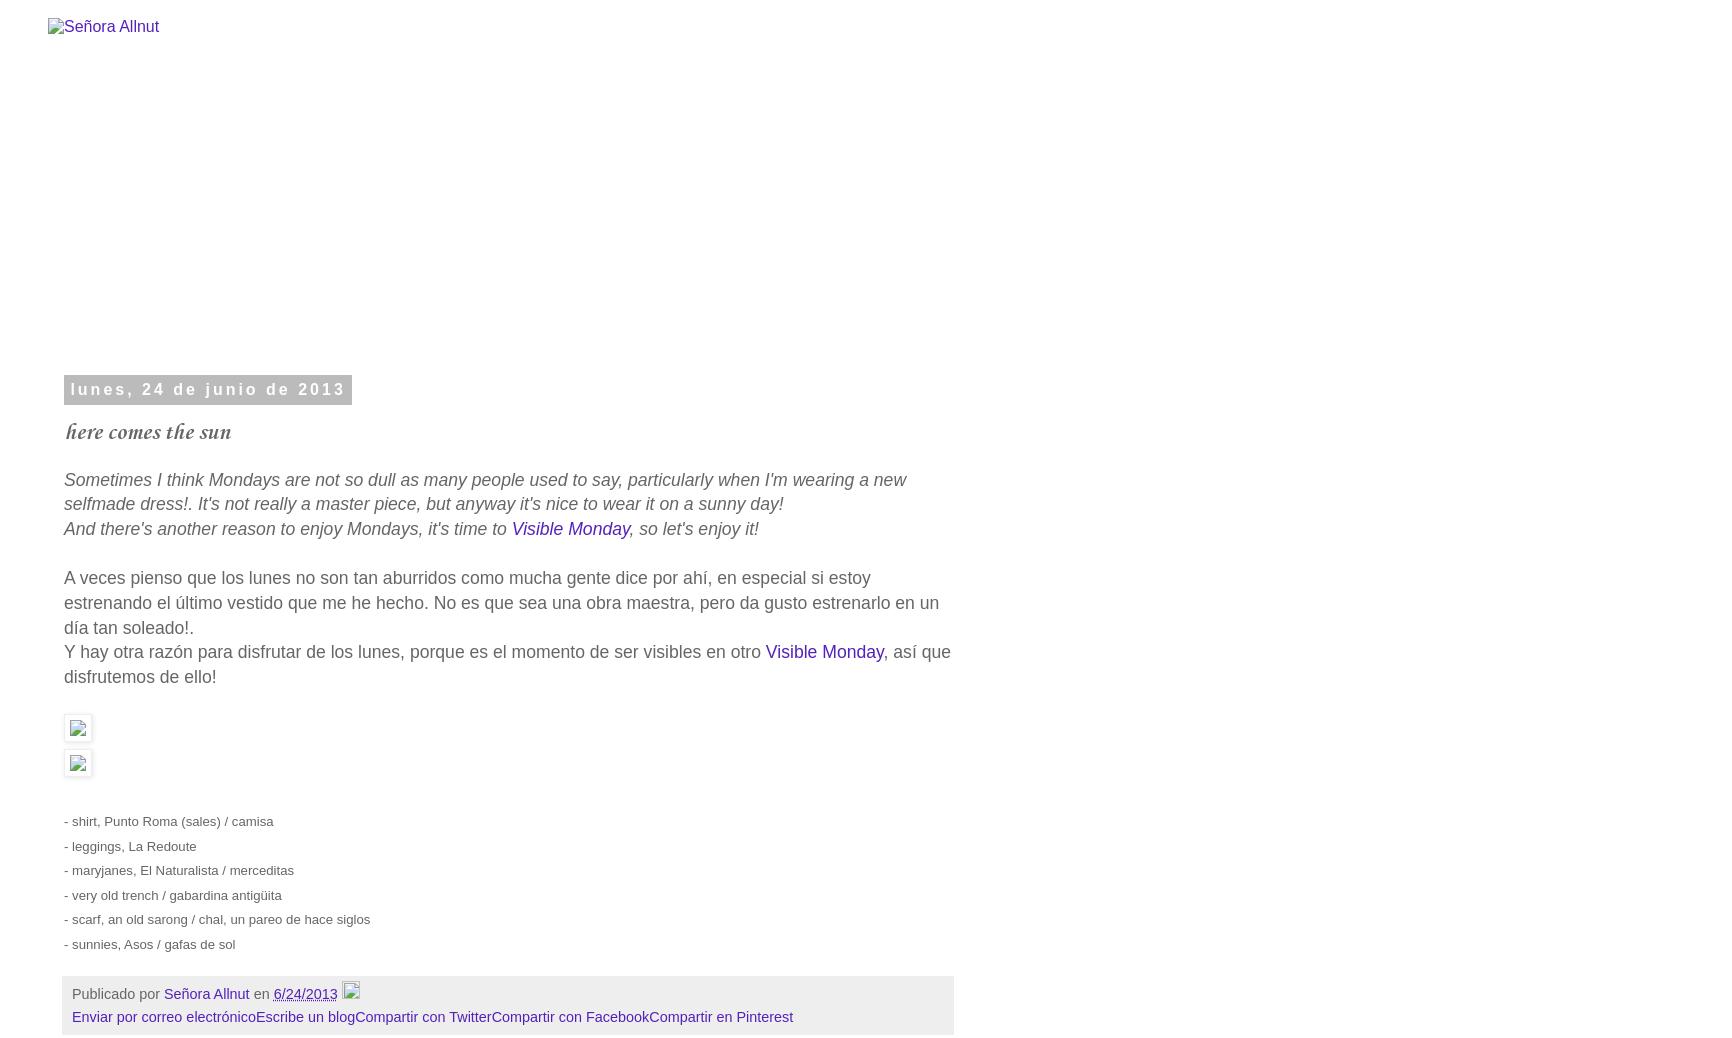  Describe the element at coordinates (421, 1015) in the screenshot. I see `'Compartir con Twitter'` at that location.